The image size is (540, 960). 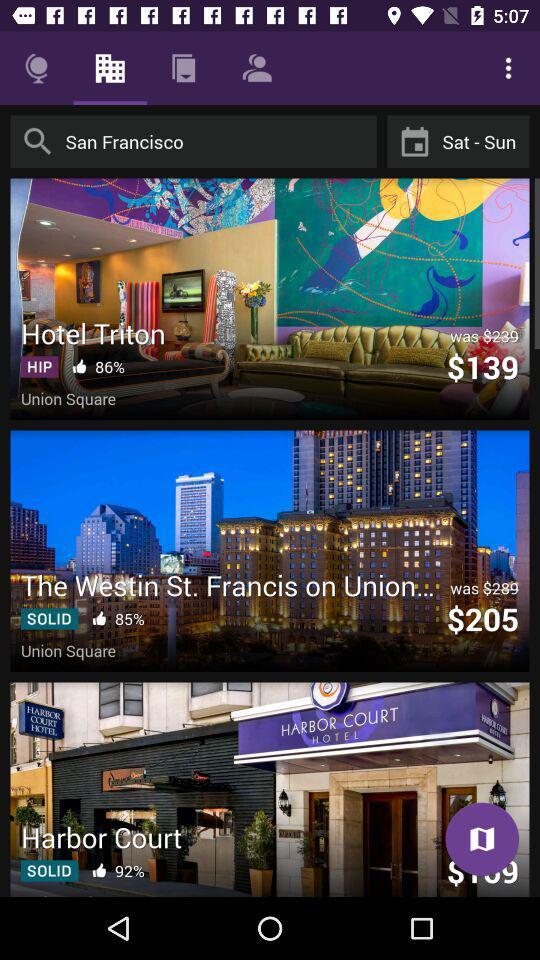 I want to click on the book icon, so click(x=481, y=839).